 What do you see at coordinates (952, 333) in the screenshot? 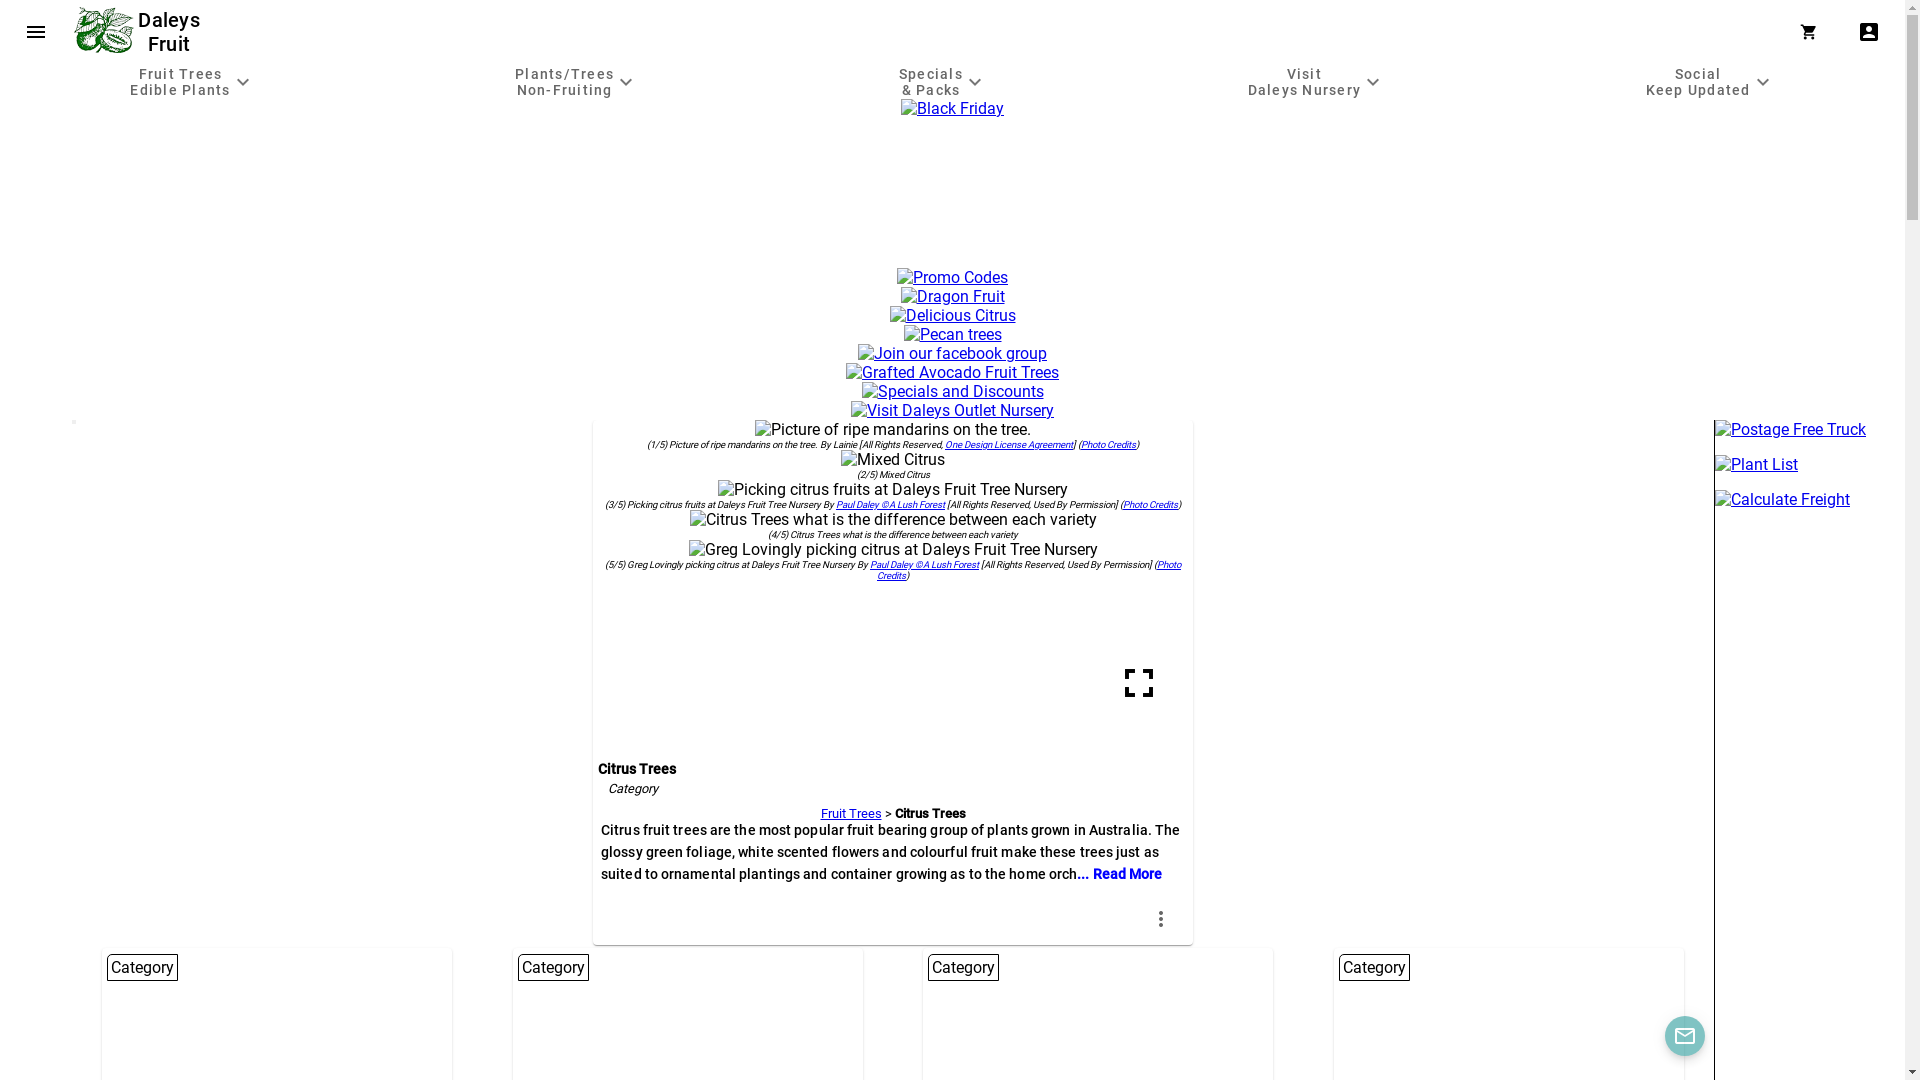
I see `'Pecan trees'` at bounding box center [952, 333].